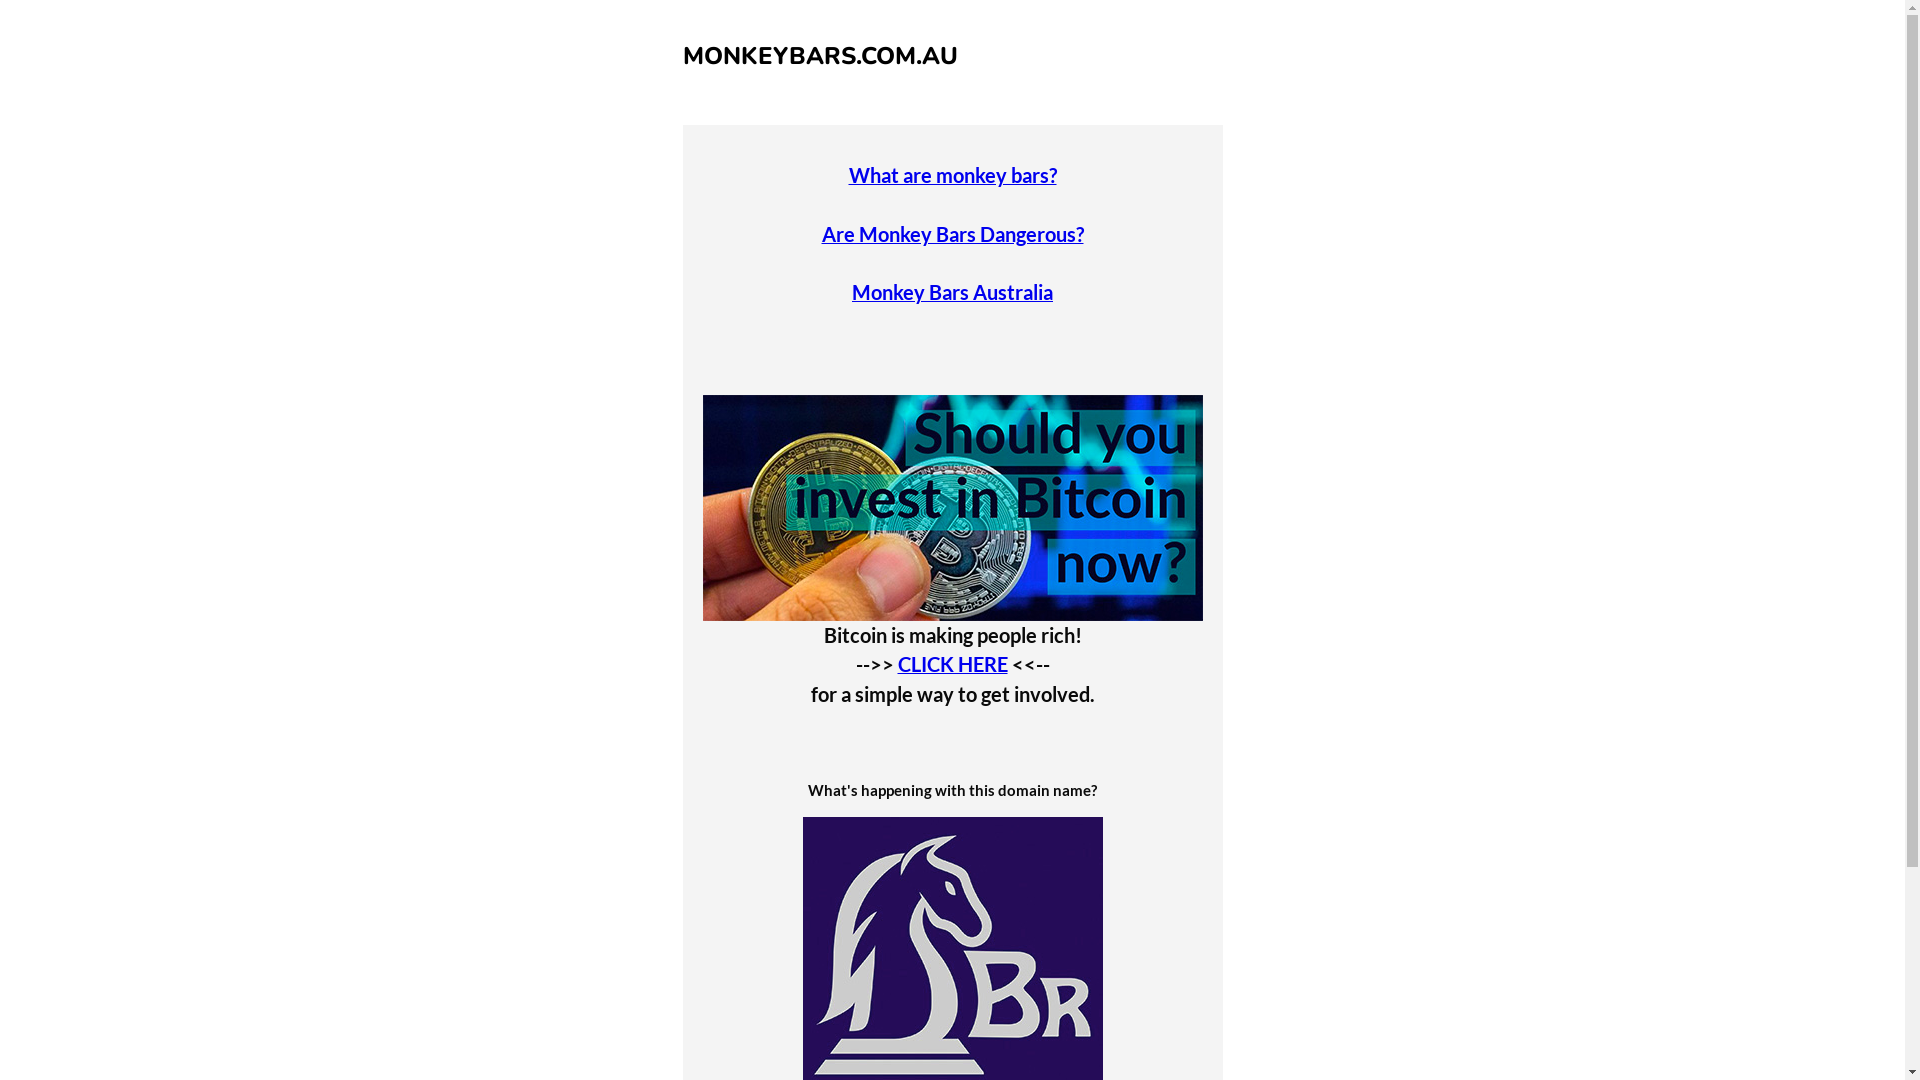 The height and width of the screenshot is (1080, 1920). Describe the element at coordinates (951, 292) in the screenshot. I see `'Monkey Bars Australia'` at that location.